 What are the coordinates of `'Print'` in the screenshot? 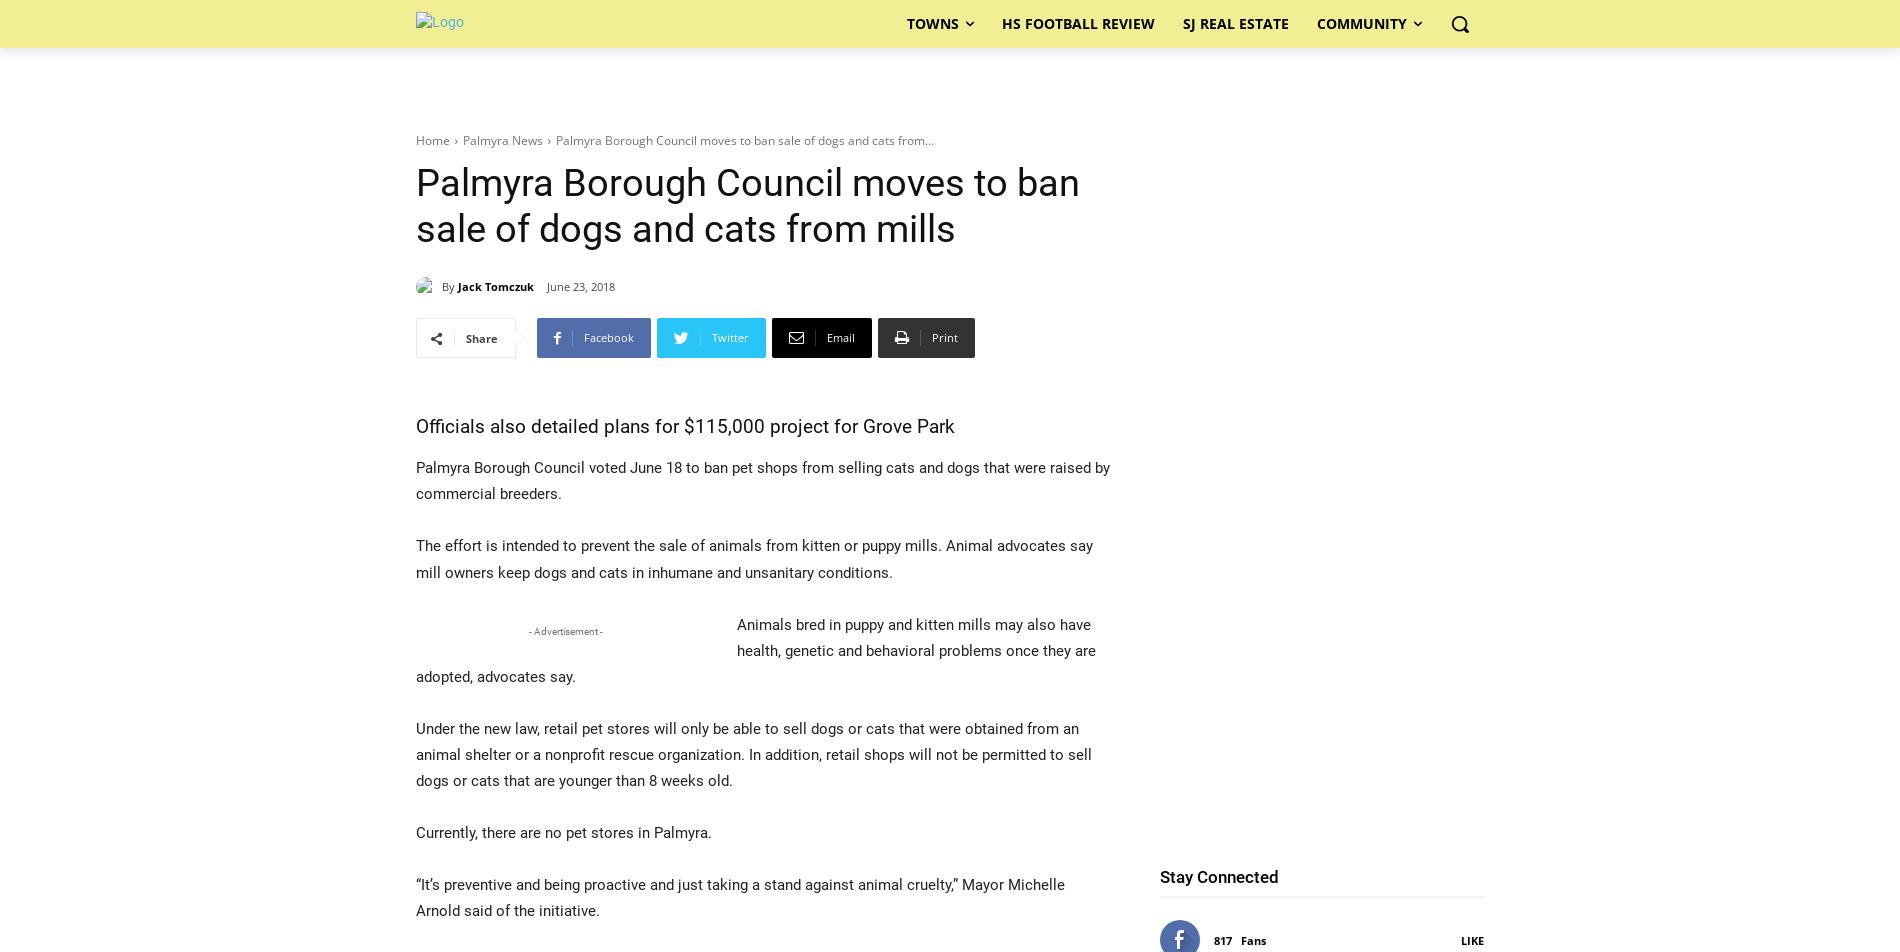 It's located at (944, 337).